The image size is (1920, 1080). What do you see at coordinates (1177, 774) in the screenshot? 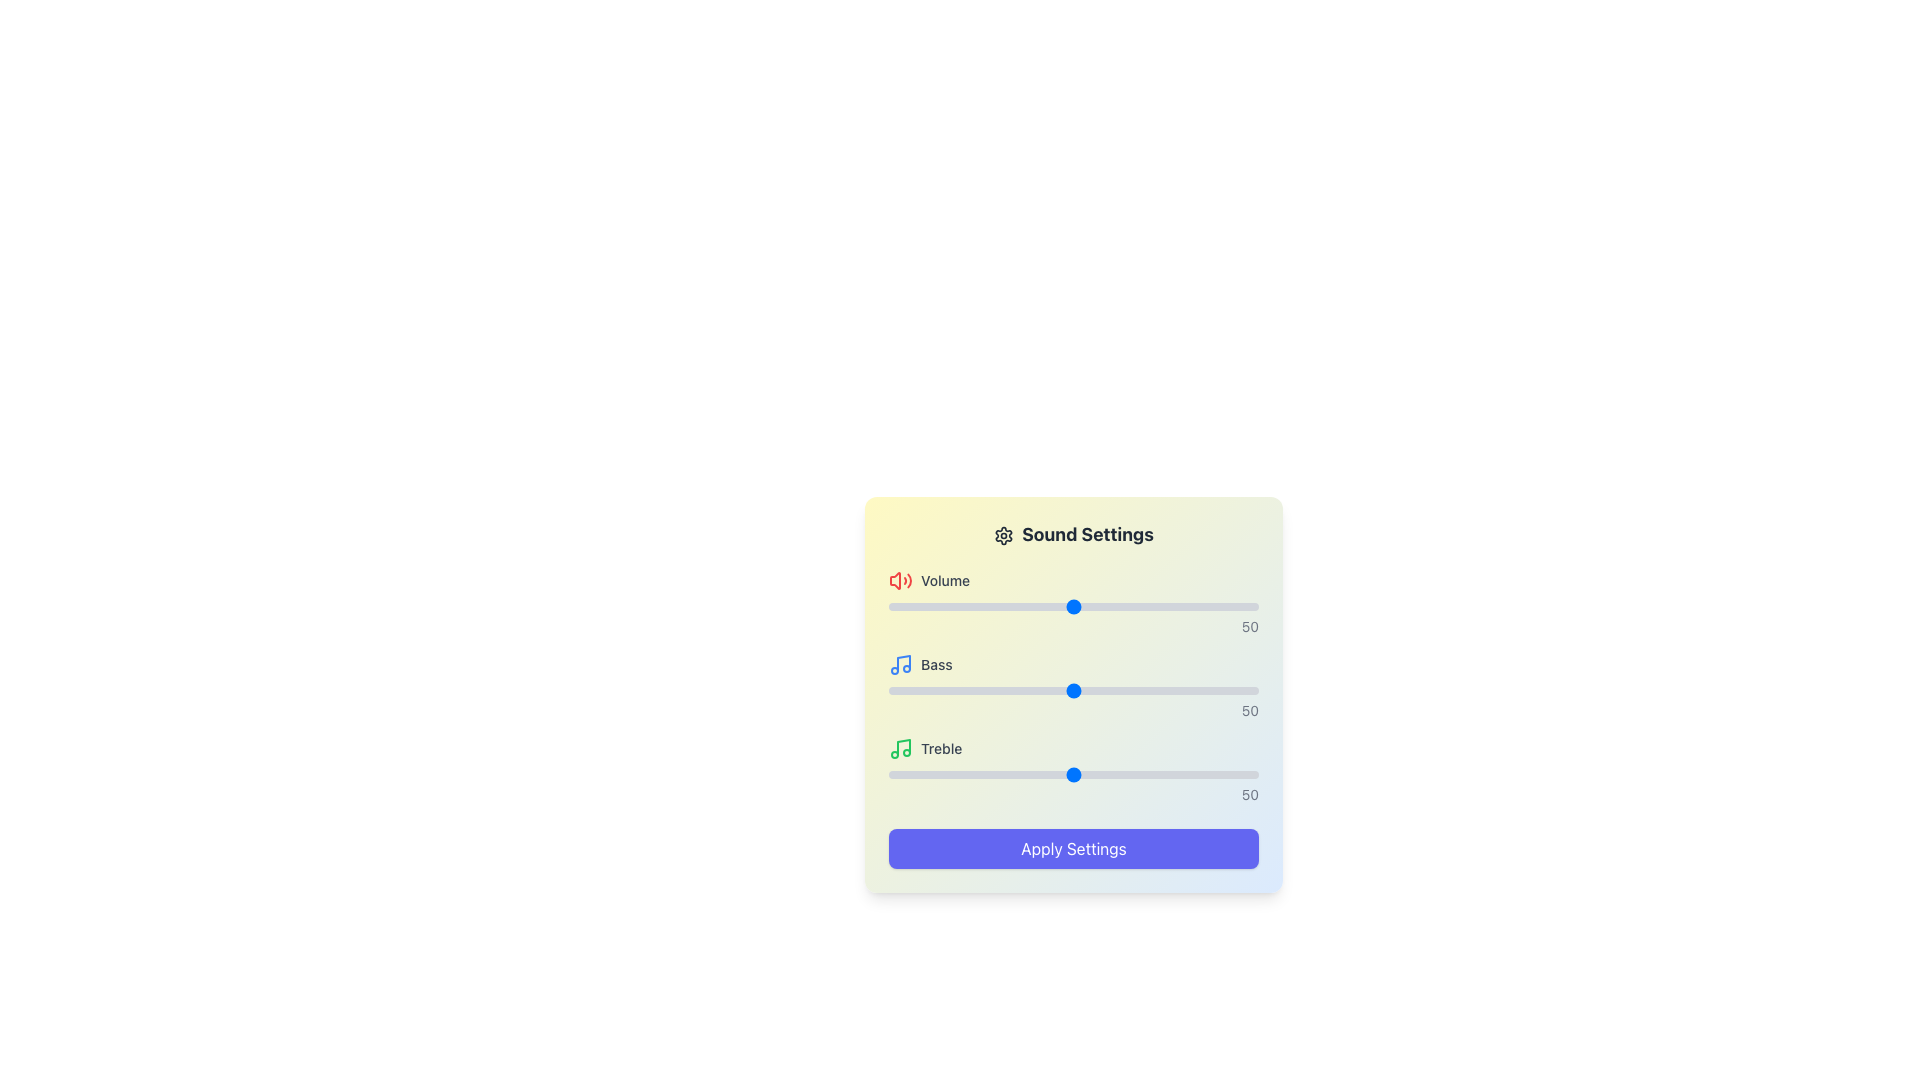
I see `the treble level` at bounding box center [1177, 774].